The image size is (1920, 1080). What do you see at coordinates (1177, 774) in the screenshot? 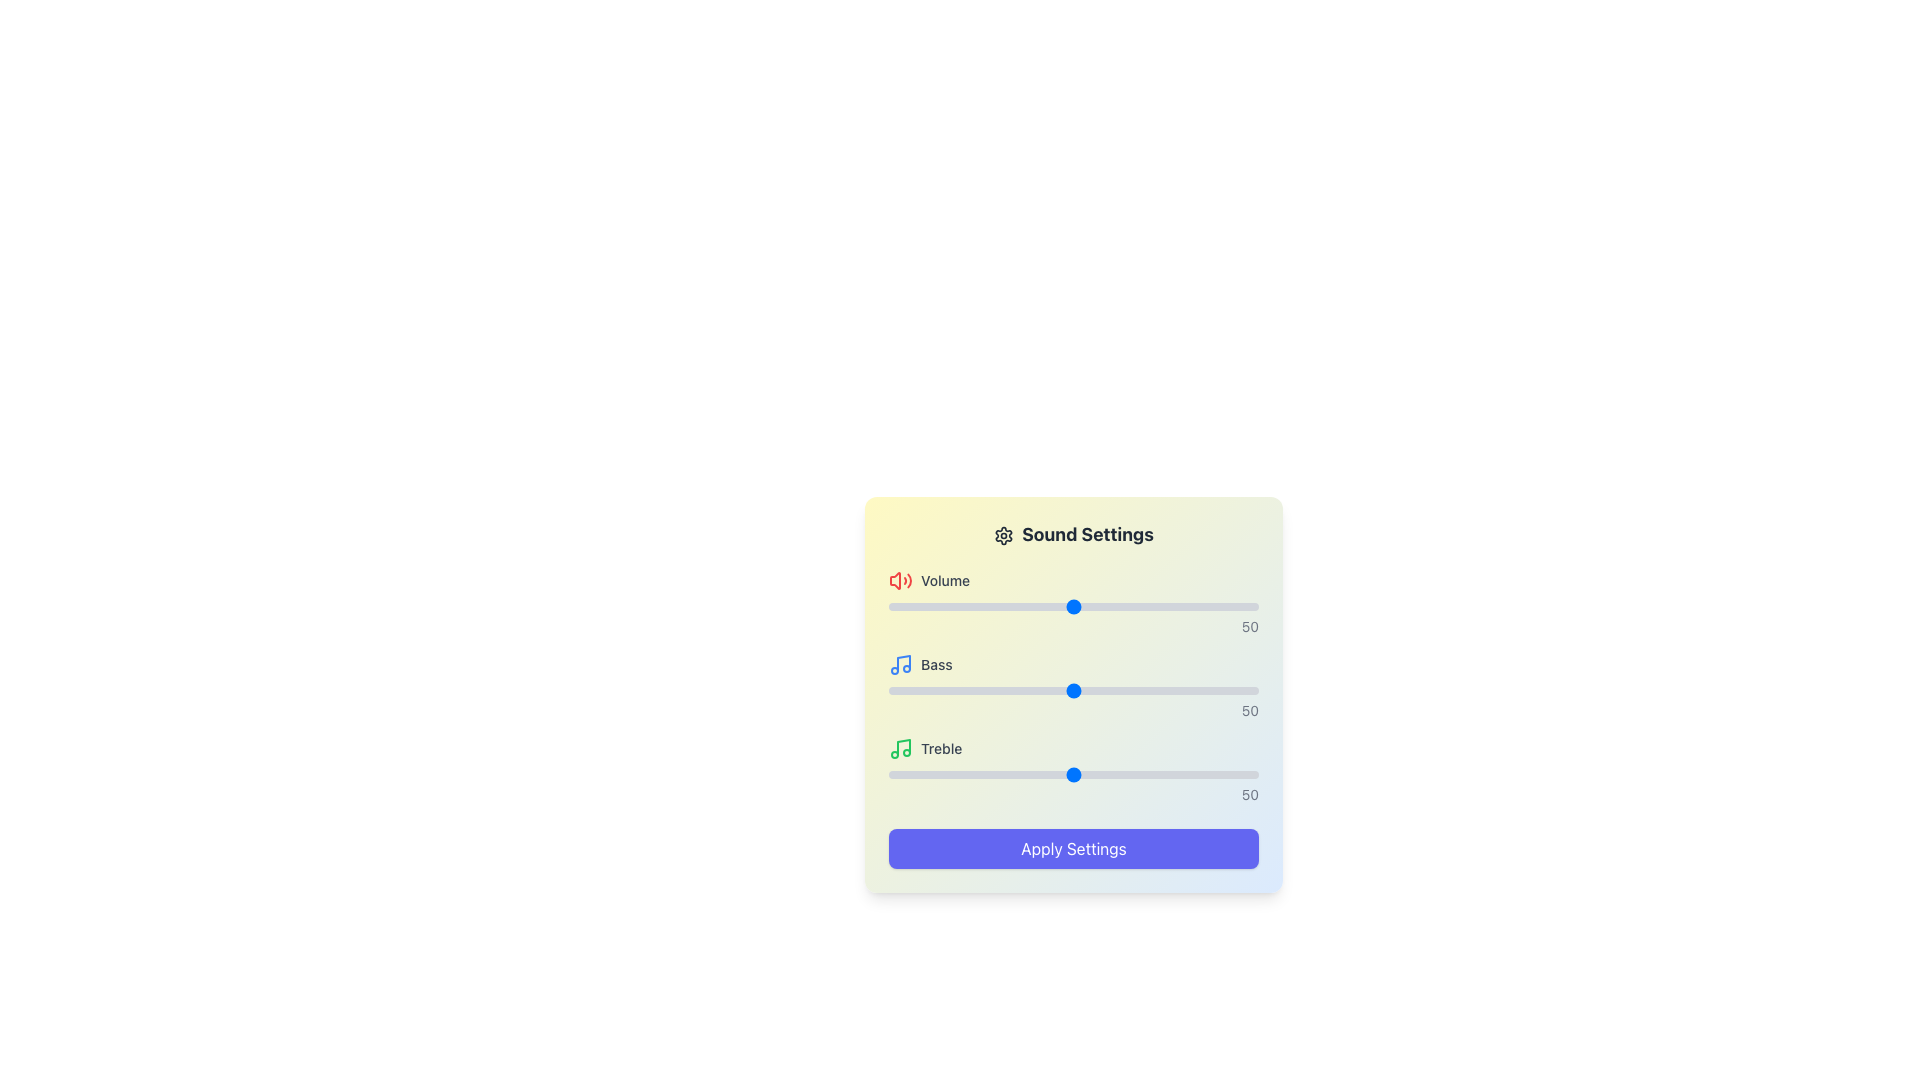
I see `the treble level` at bounding box center [1177, 774].